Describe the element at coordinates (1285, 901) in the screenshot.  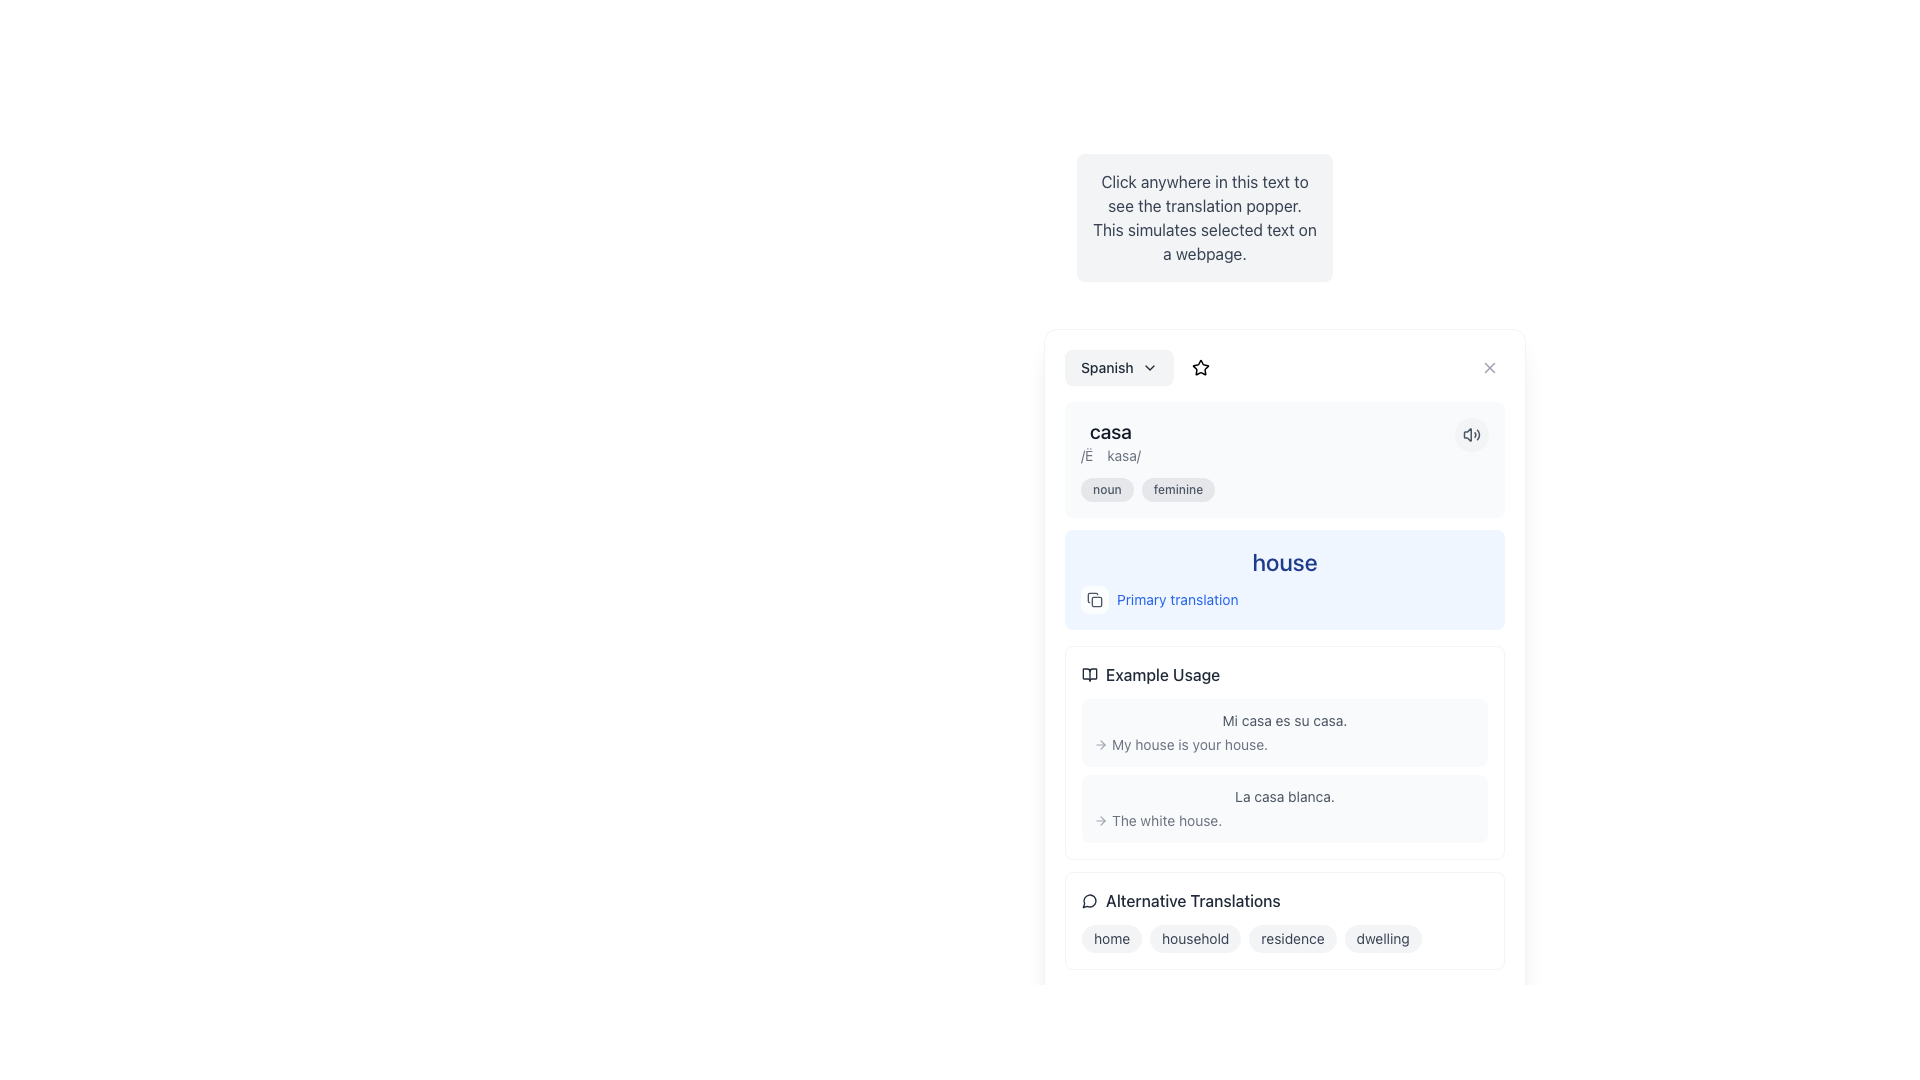
I see `the speech bubble icon next to the 'Alternative Translations' label, which signifies communication` at that location.